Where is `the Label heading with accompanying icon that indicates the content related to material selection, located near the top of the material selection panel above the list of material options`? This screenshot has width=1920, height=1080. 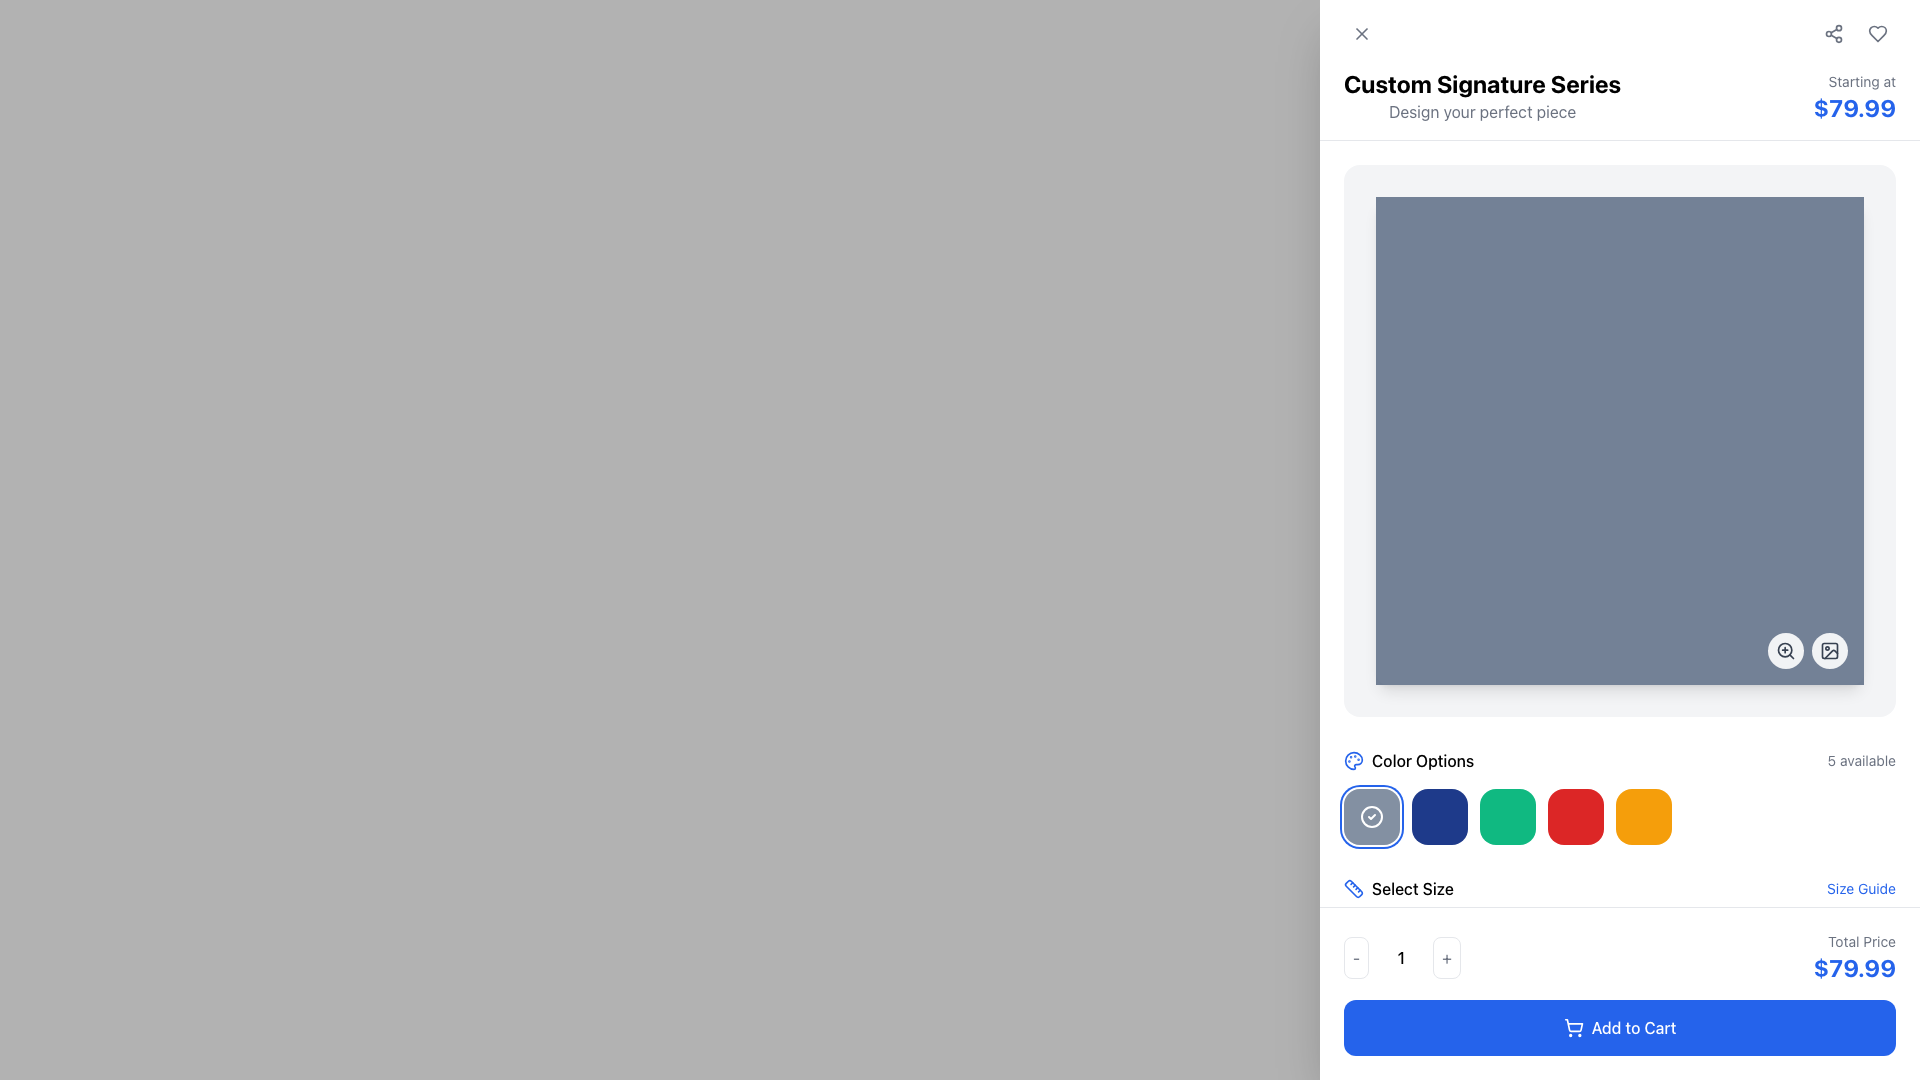
the Label heading with accompanying icon that indicates the content related to material selection, located near the top of the material selection panel above the list of material options is located at coordinates (1620, 1009).